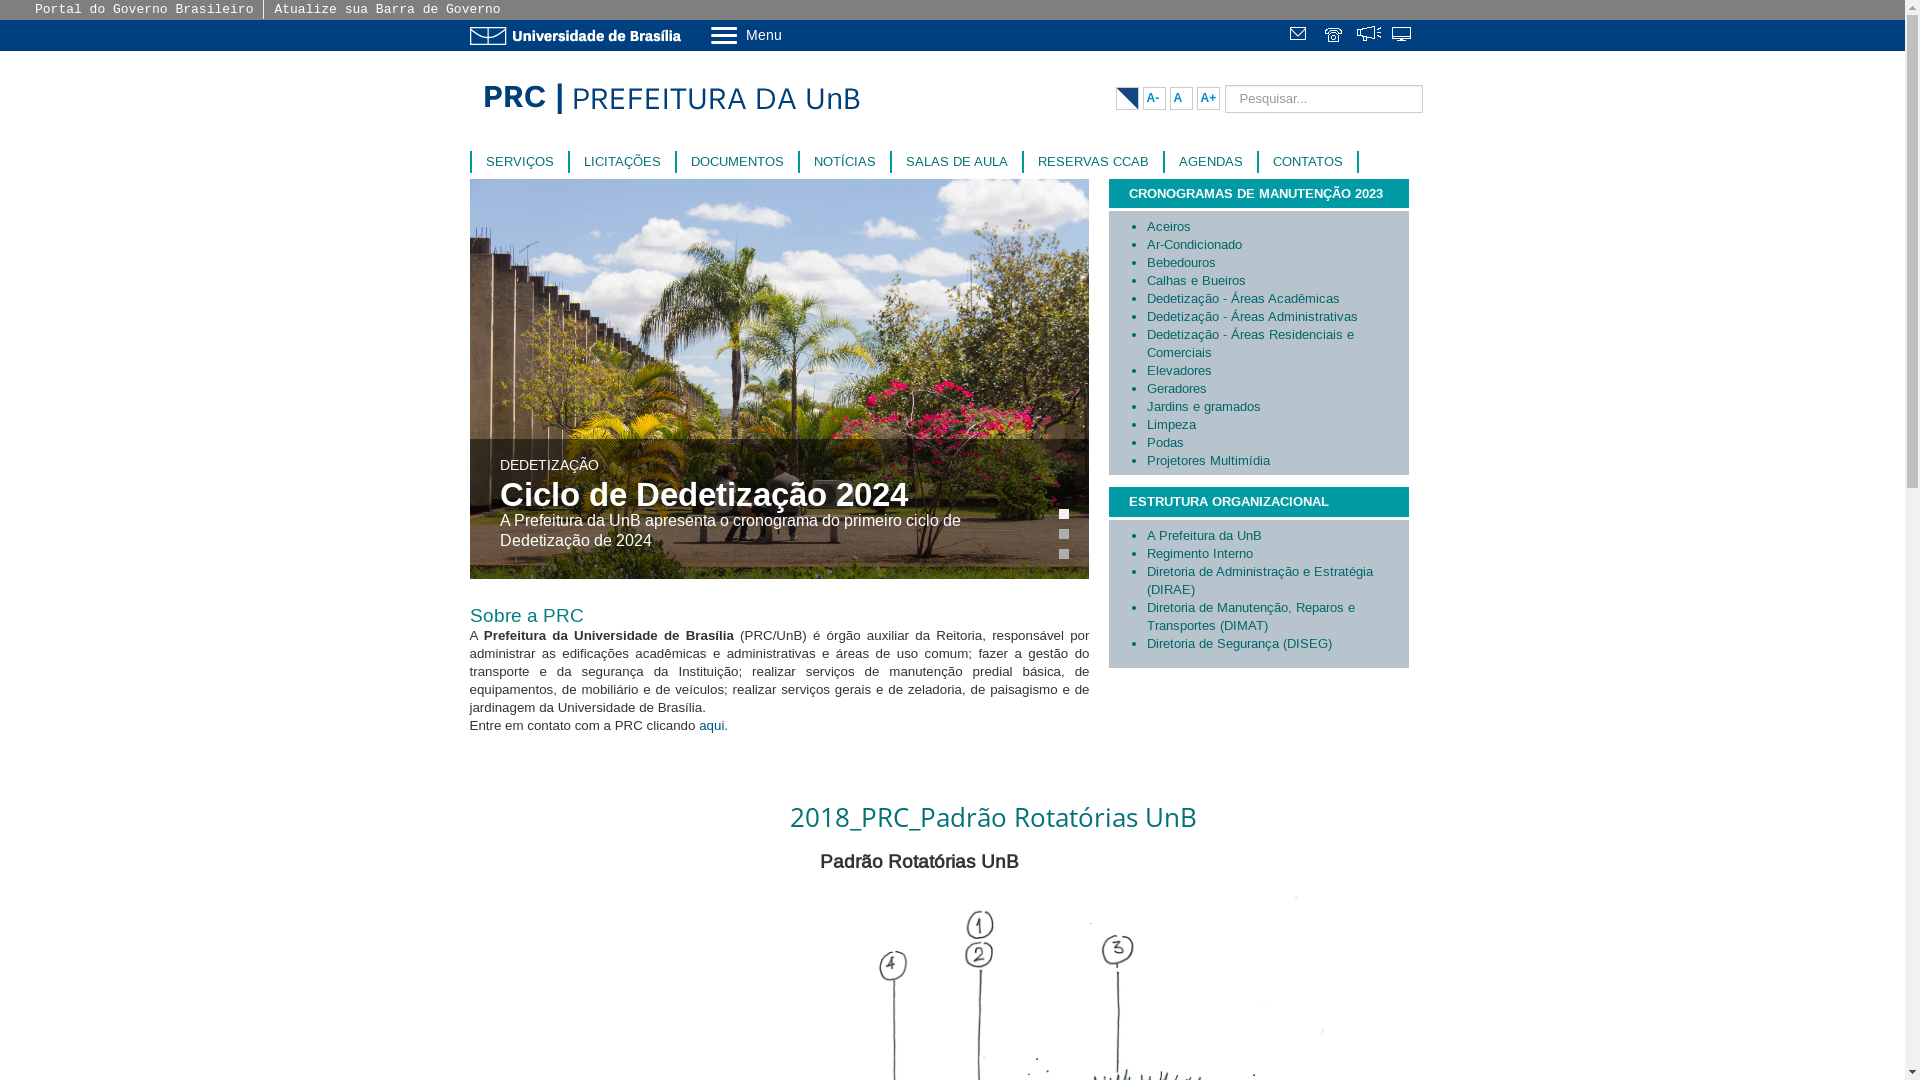  What do you see at coordinates (1274, 261) in the screenshot?
I see `'Bebedouros'` at bounding box center [1274, 261].